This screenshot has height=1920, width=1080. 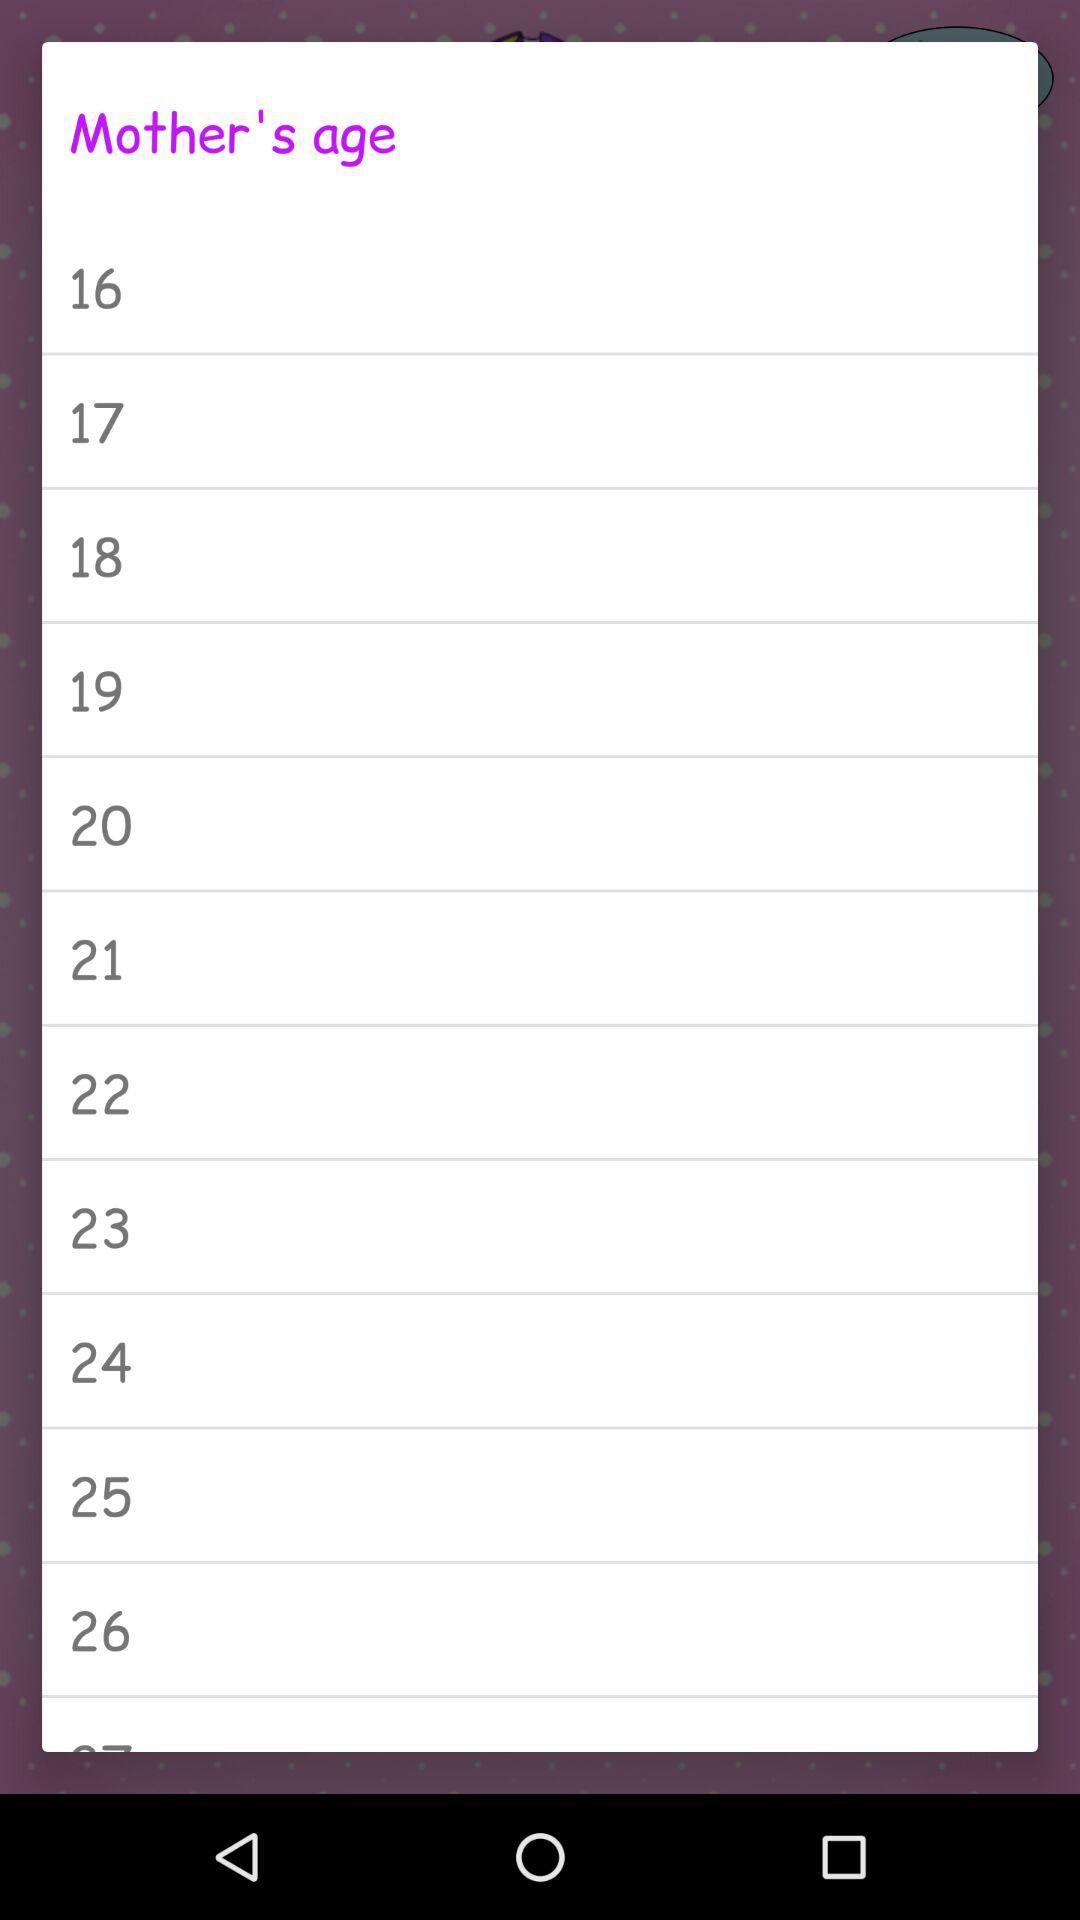 I want to click on the 18 icon, so click(x=540, y=555).